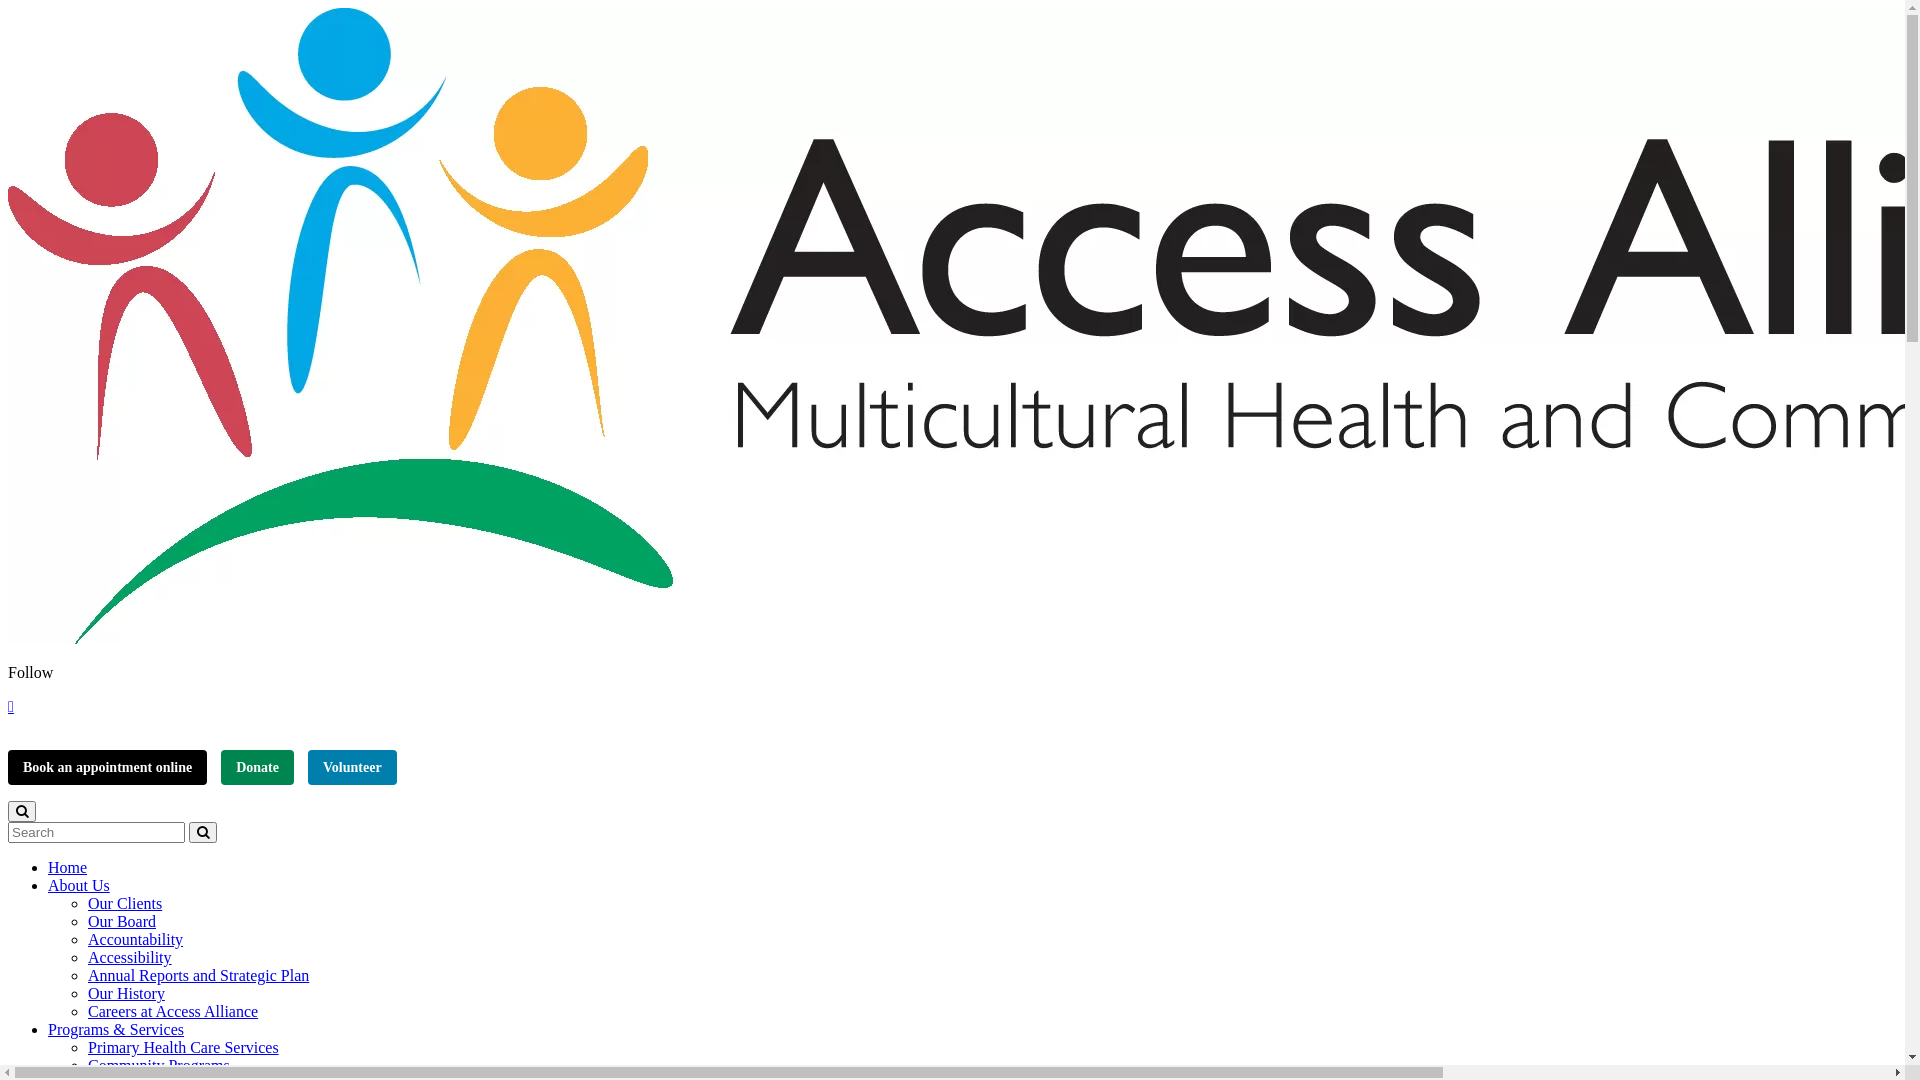  I want to click on 'Volunteer', so click(352, 766).